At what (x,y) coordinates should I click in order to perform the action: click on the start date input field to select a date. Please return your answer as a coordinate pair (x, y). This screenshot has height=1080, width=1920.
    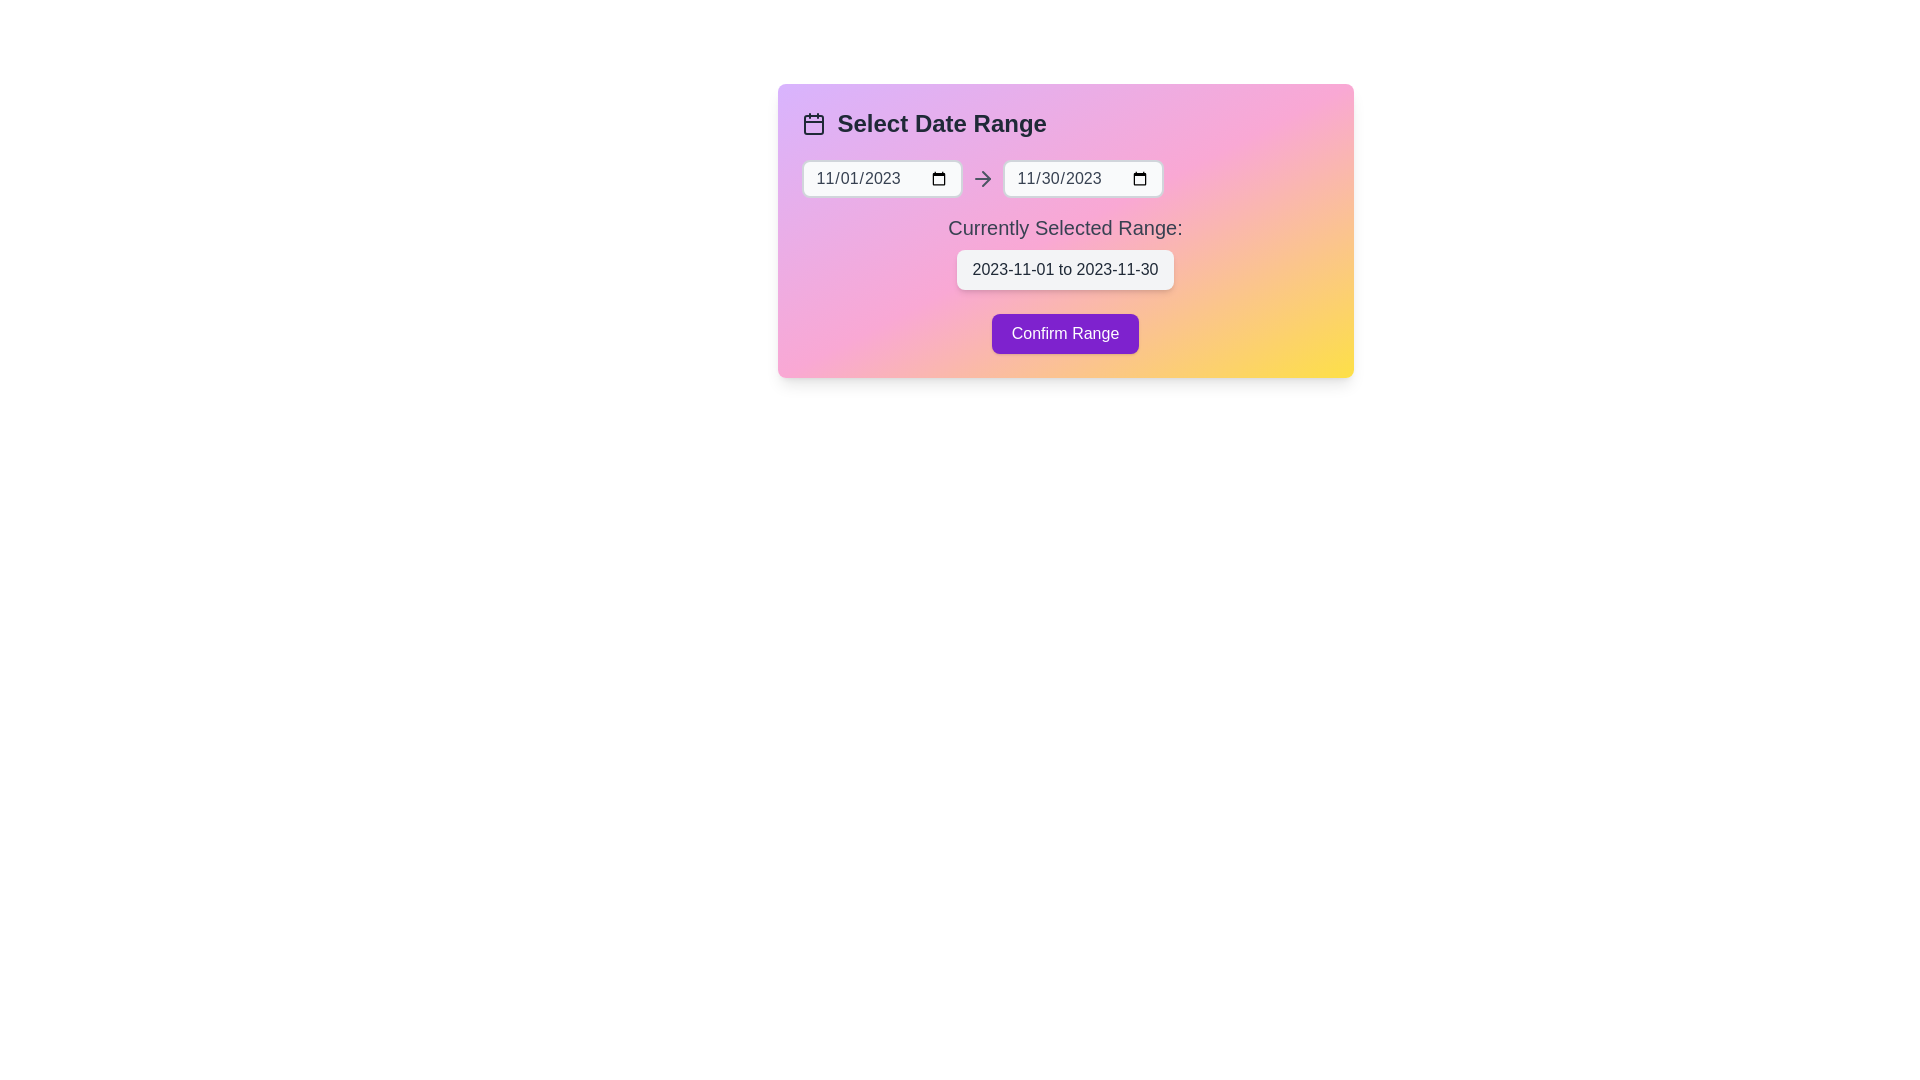
    Looking at the image, I should click on (881, 177).